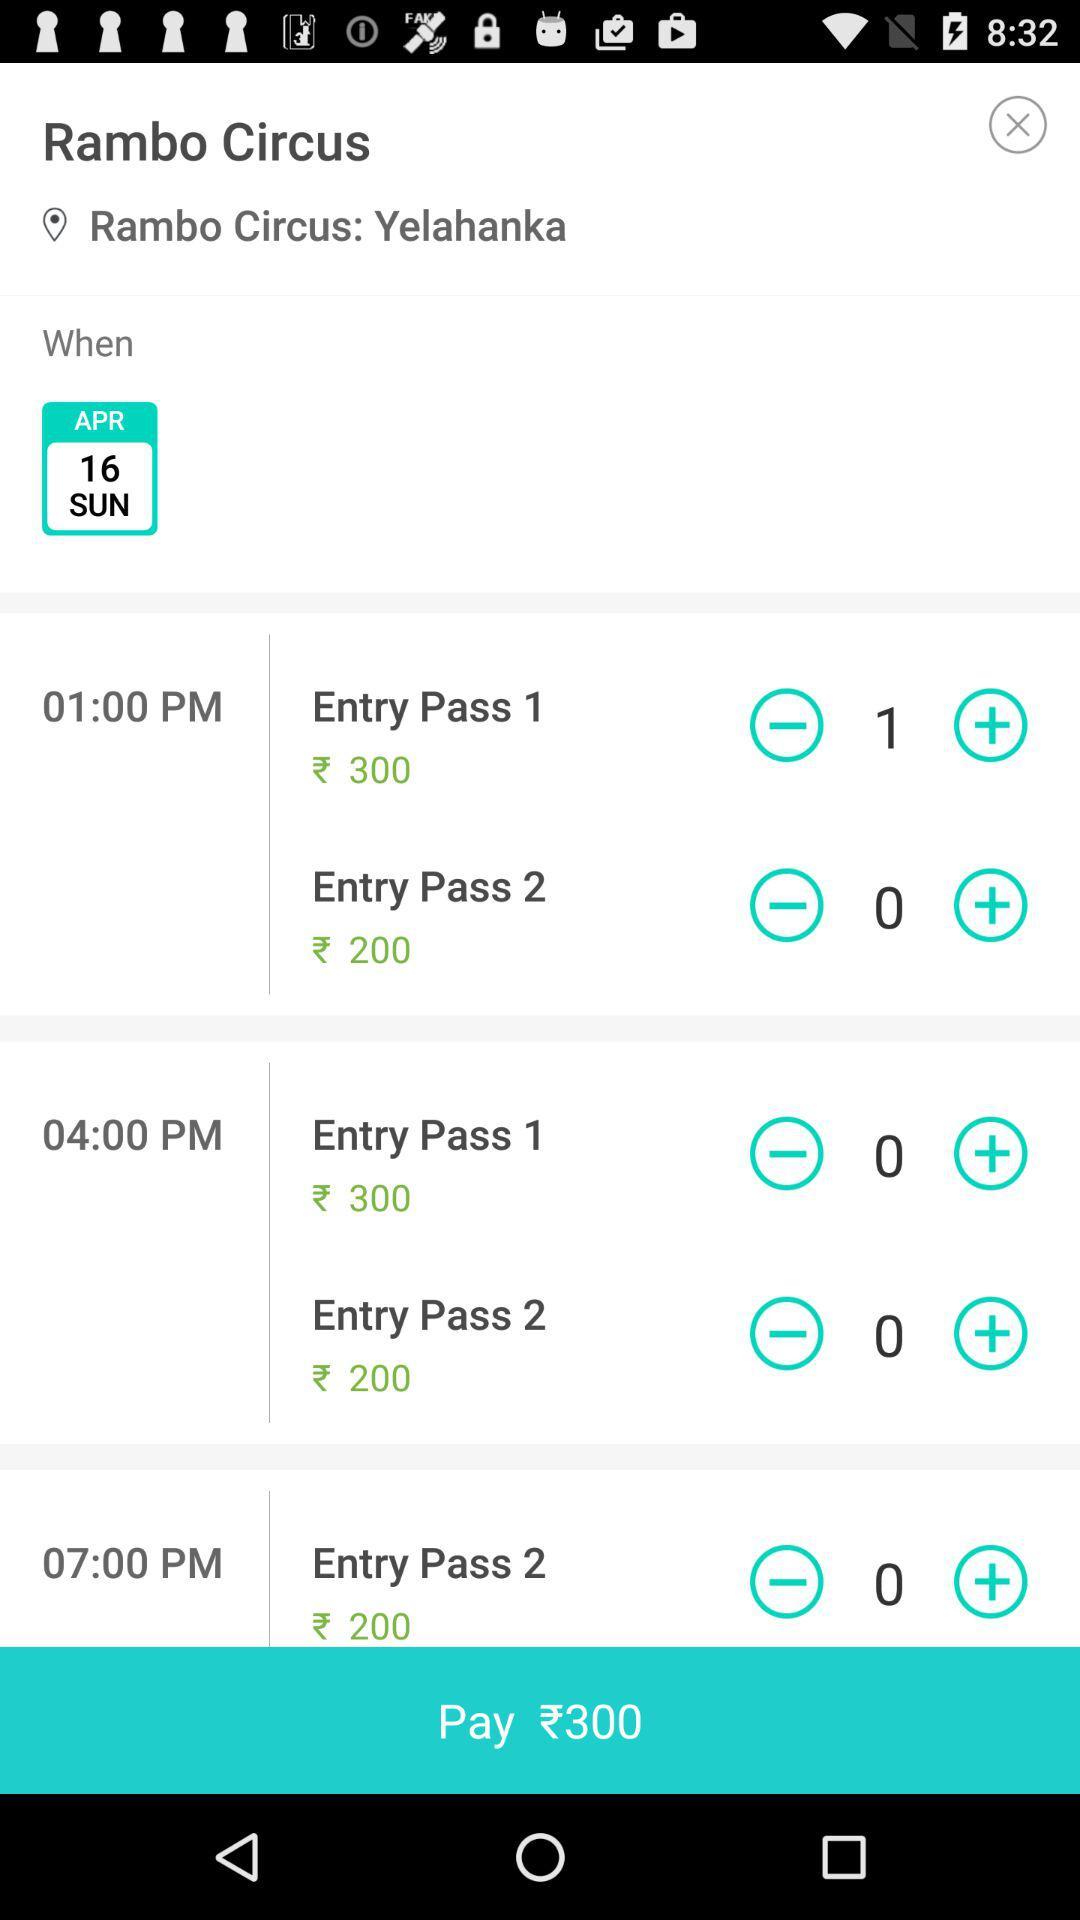  I want to click on increase quantity, so click(990, 1153).